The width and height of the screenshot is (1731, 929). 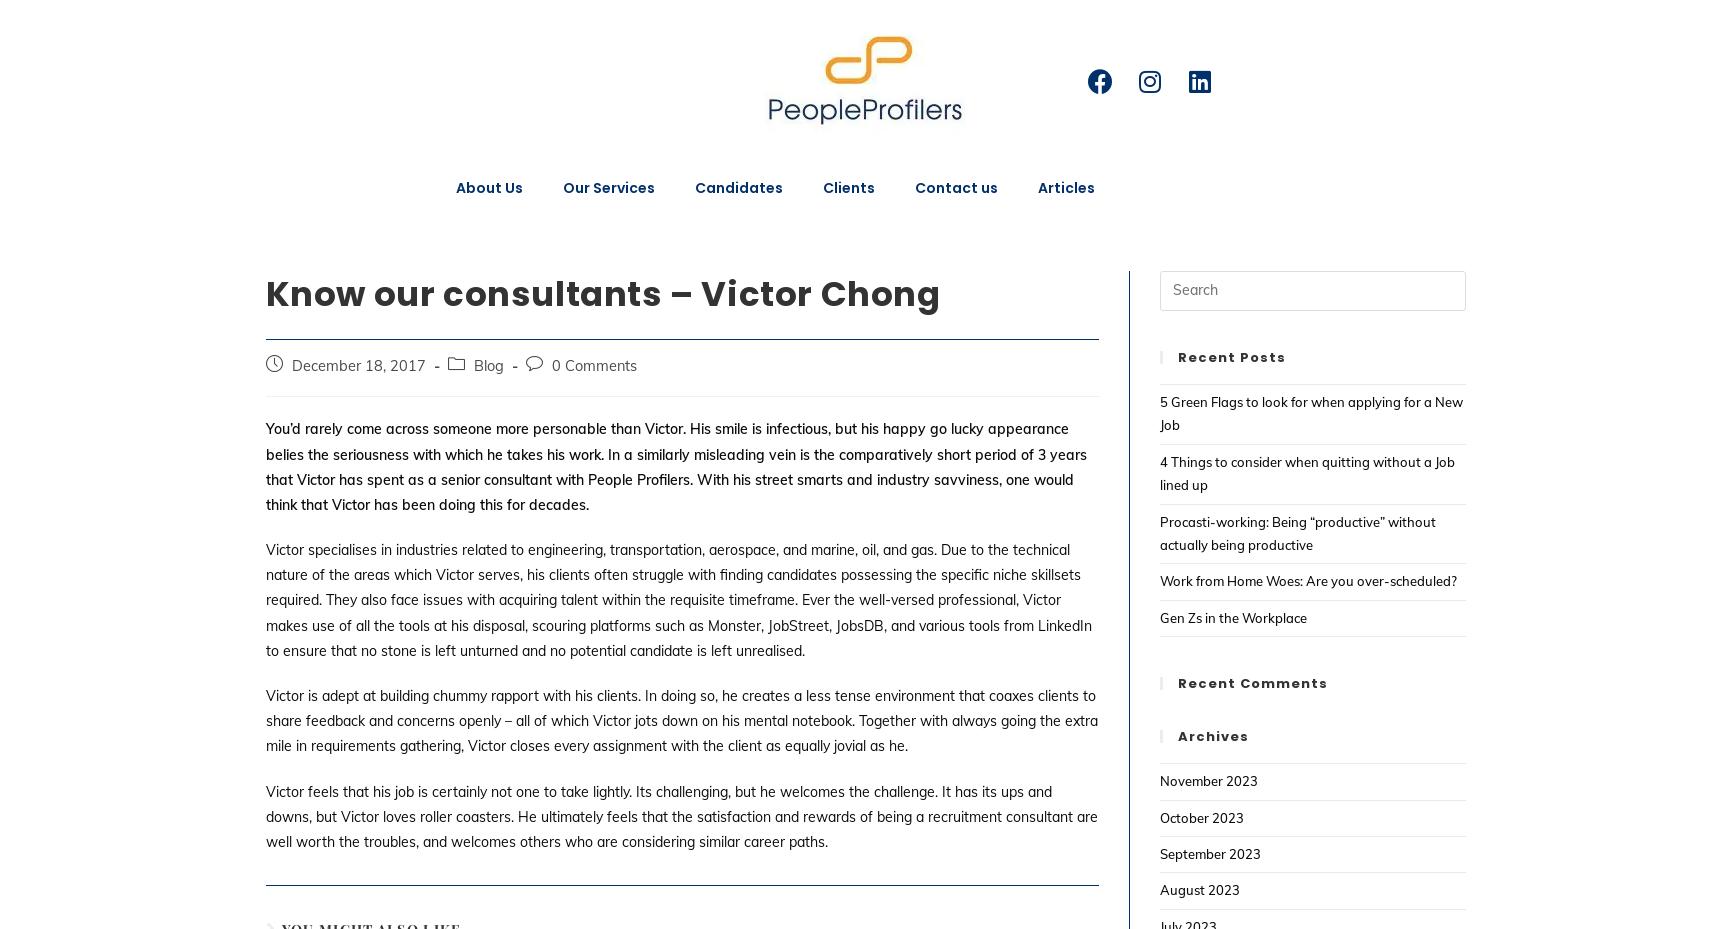 I want to click on 'August 2023', so click(x=1199, y=889).